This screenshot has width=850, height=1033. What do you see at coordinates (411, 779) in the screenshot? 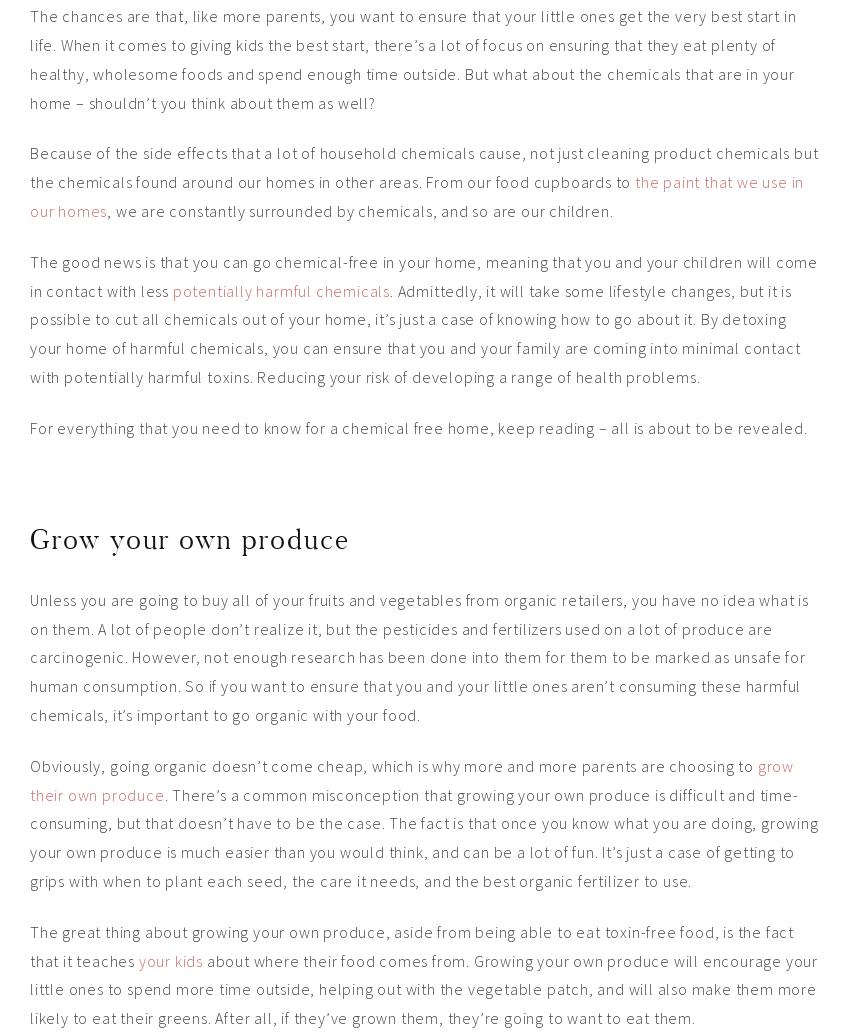
I see `'grow their own produce'` at bounding box center [411, 779].